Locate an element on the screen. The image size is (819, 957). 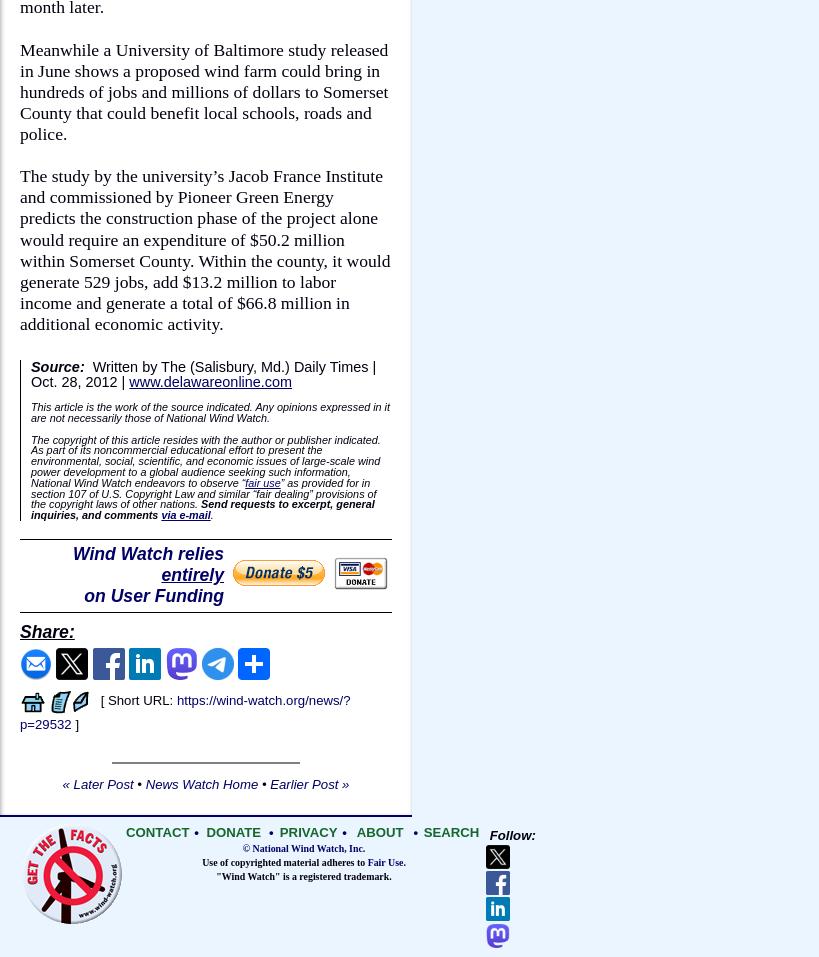
'Earlier Post »' is located at coordinates (309, 782).